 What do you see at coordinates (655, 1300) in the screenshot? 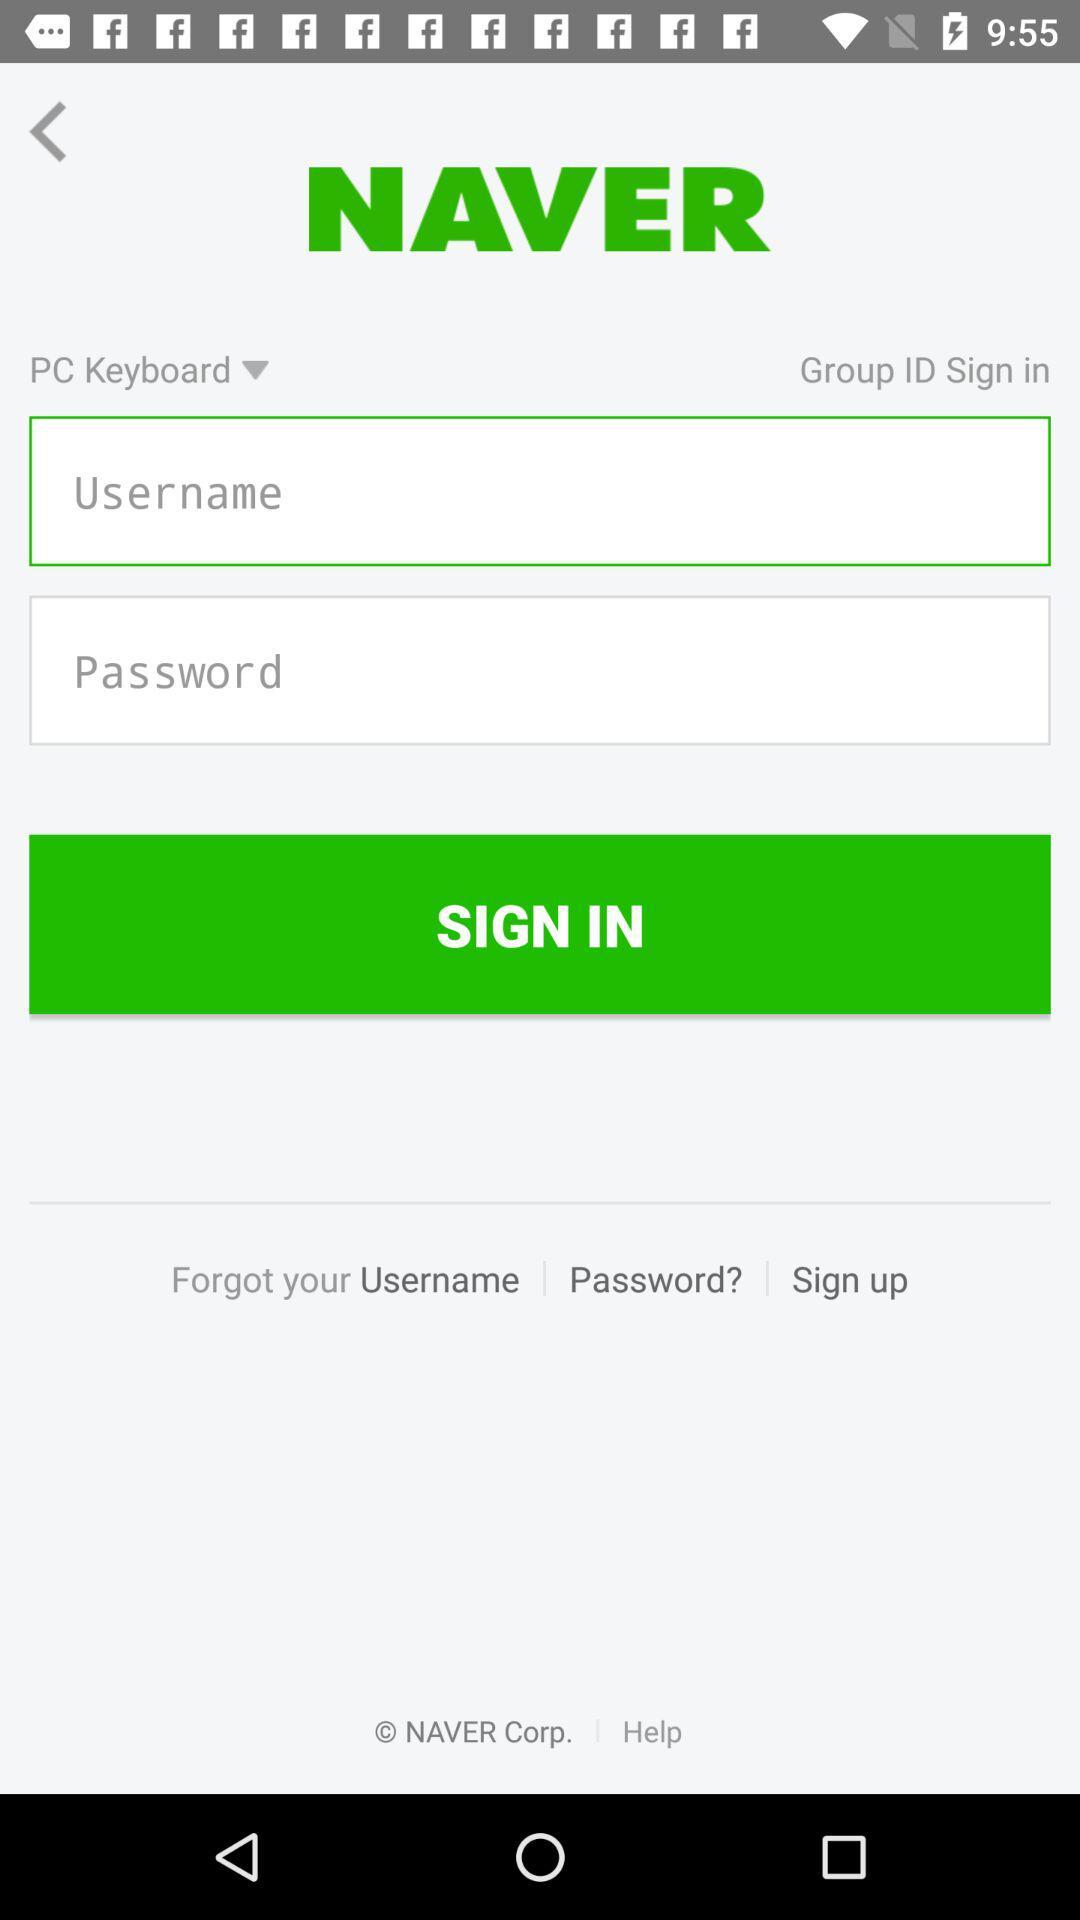
I see `password? item` at bounding box center [655, 1300].